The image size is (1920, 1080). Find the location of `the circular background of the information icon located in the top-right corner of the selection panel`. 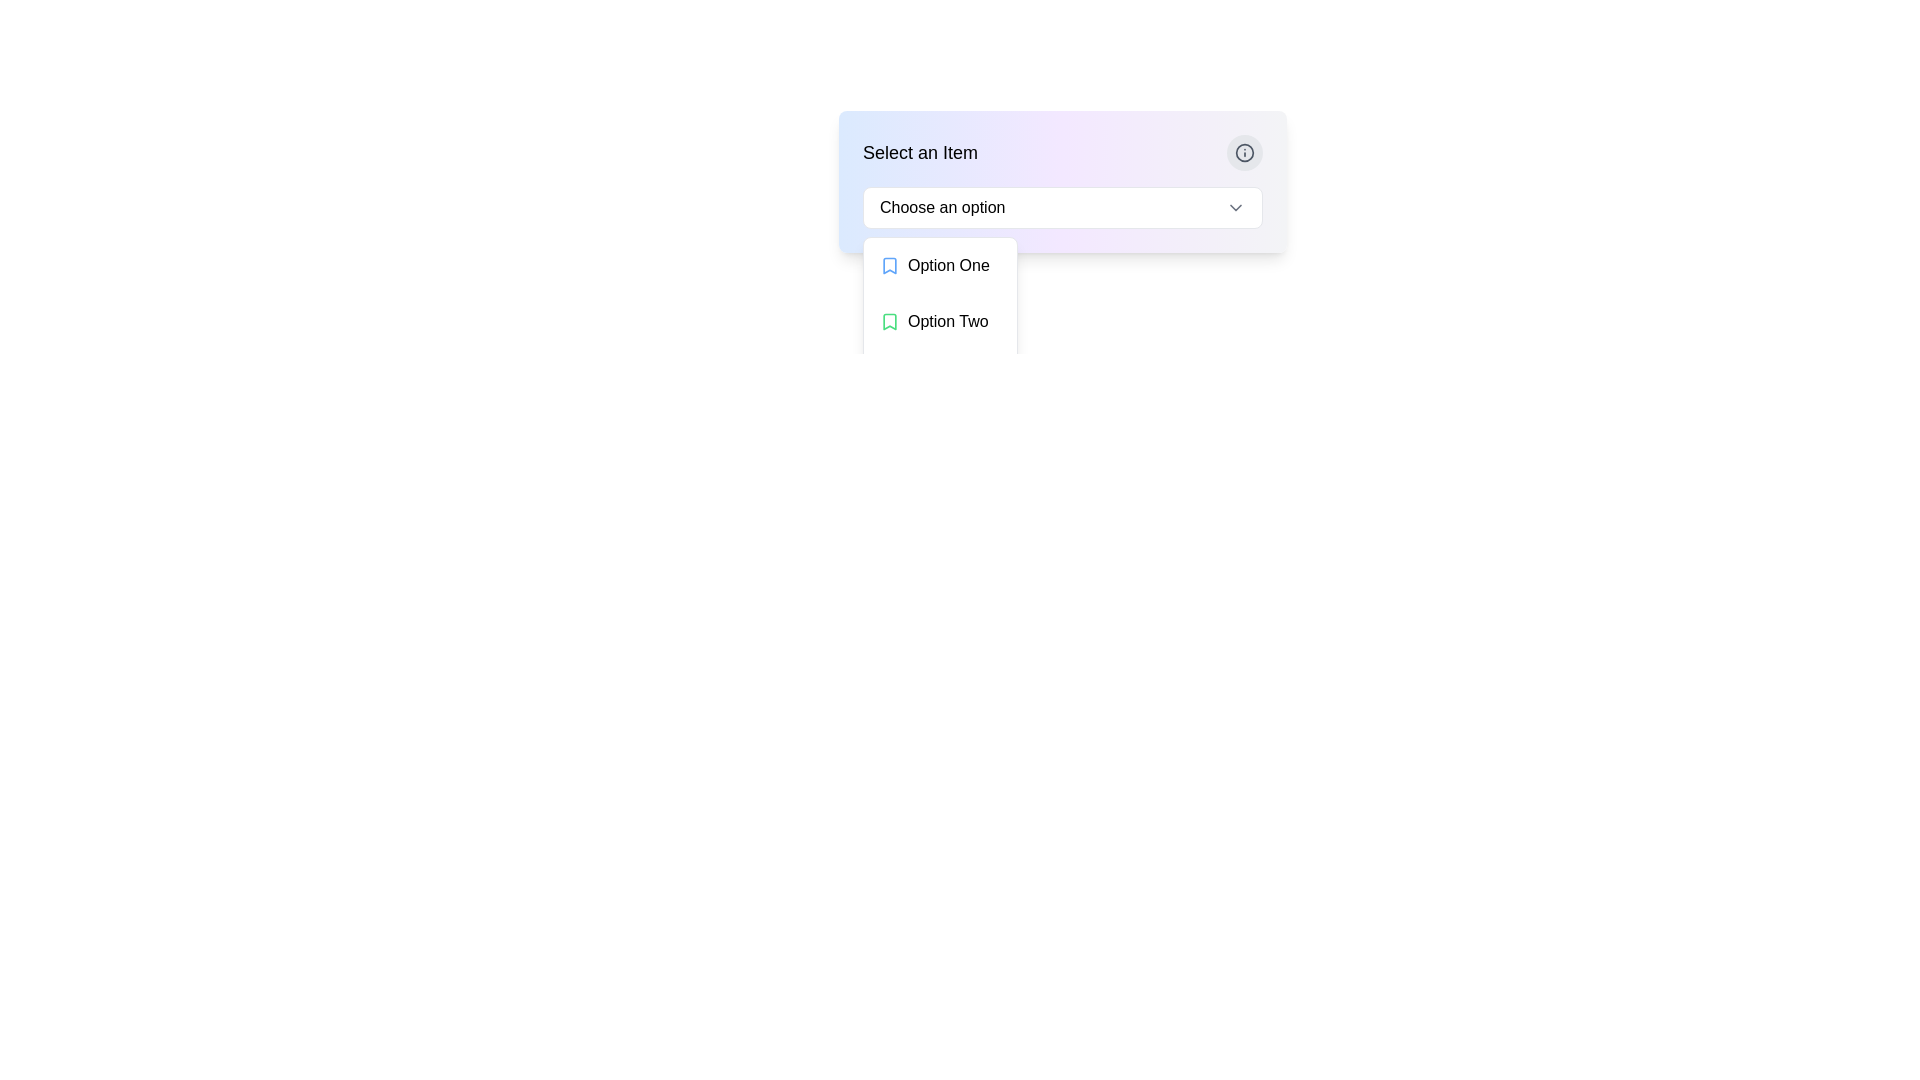

the circular background of the information icon located in the top-right corner of the selection panel is located at coordinates (1243, 152).